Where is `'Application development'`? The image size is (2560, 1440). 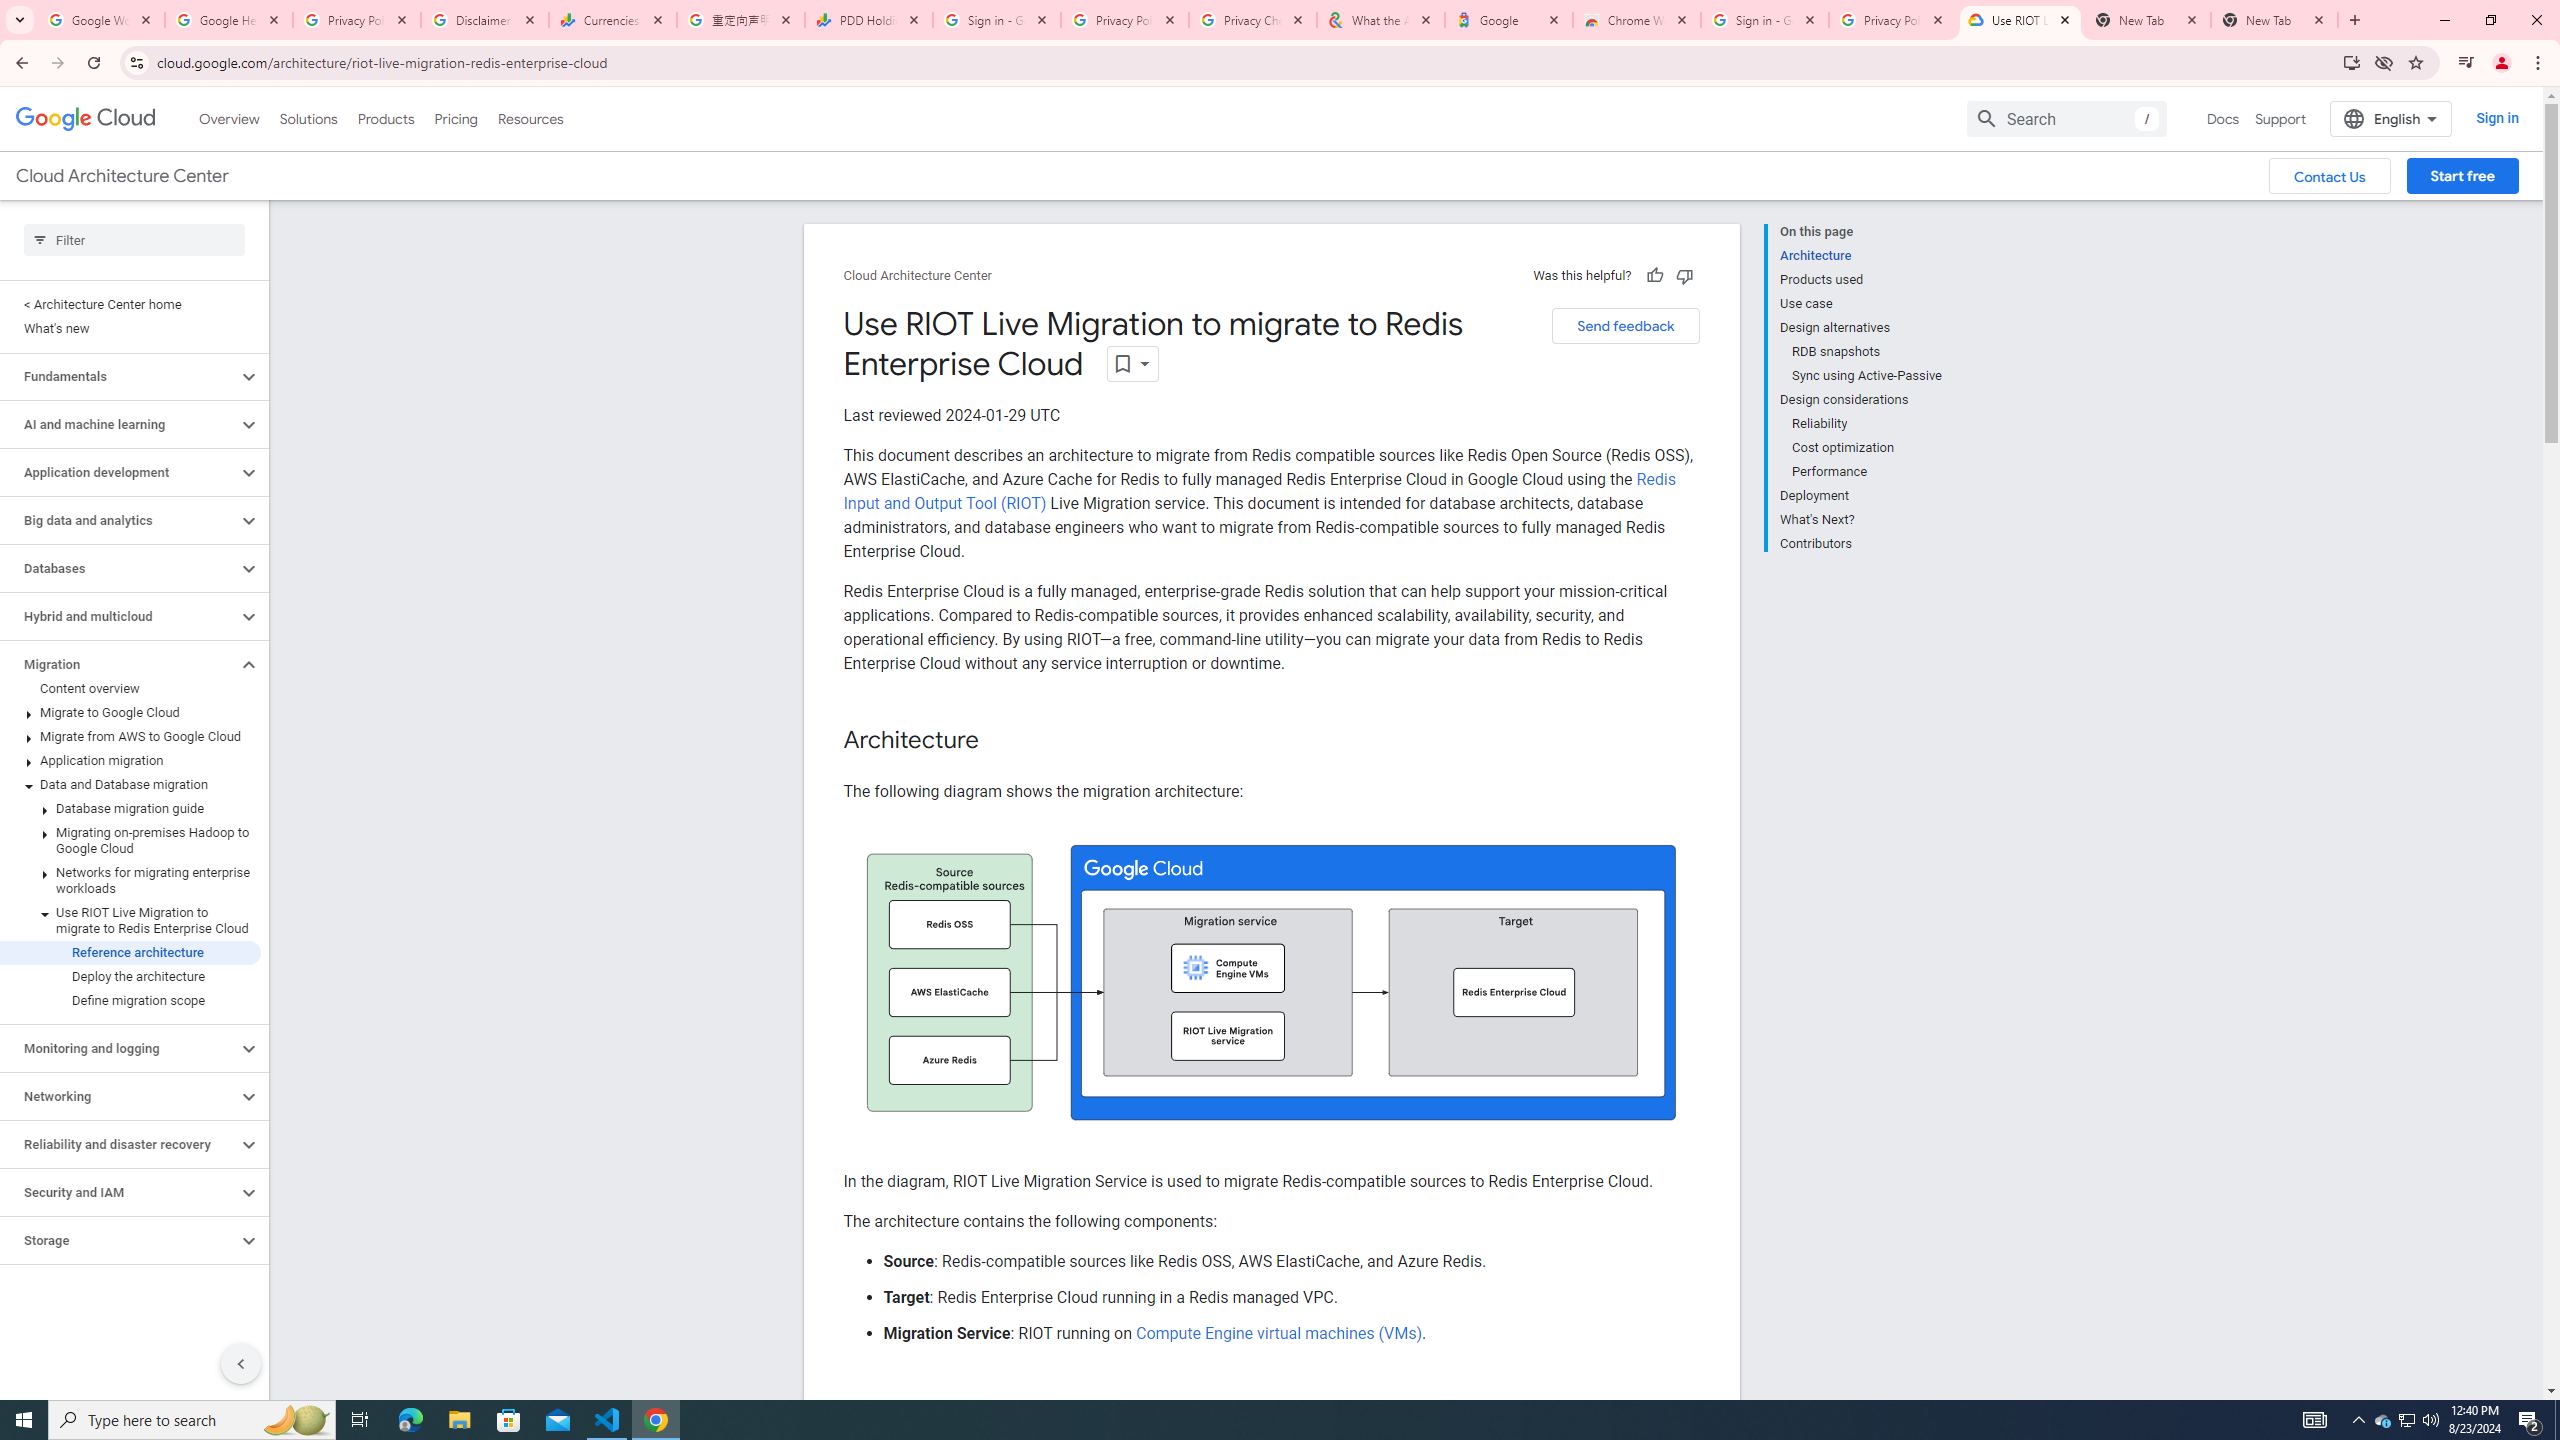
'Application development' is located at coordinates (118, 472).